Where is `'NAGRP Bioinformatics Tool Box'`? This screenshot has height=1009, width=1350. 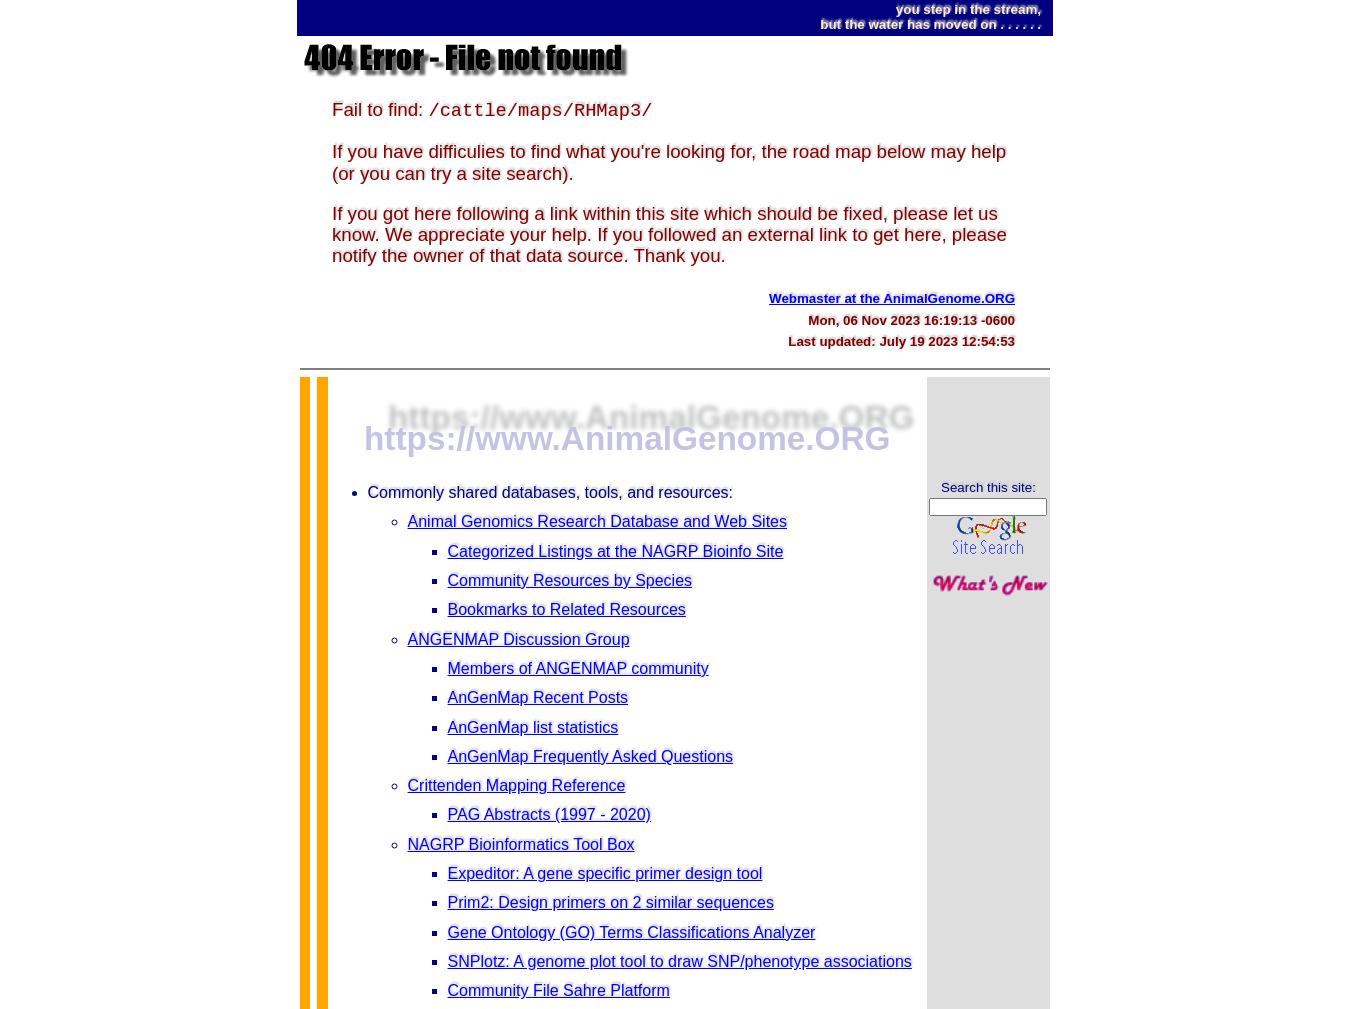 'NAGRP Bioinformatics Tool Box' is located at coordinates (519, 843).